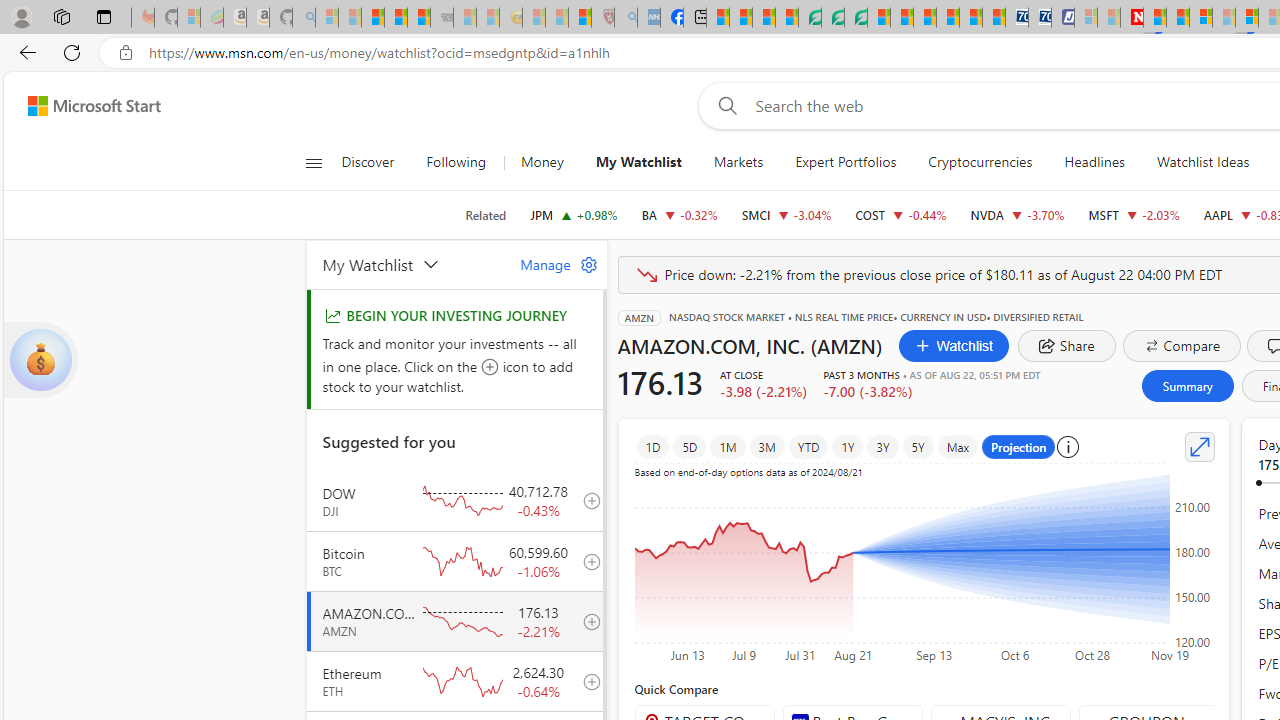 The image size is (1280, 720). I want to click on 'Watchlist', so click(952, 344).